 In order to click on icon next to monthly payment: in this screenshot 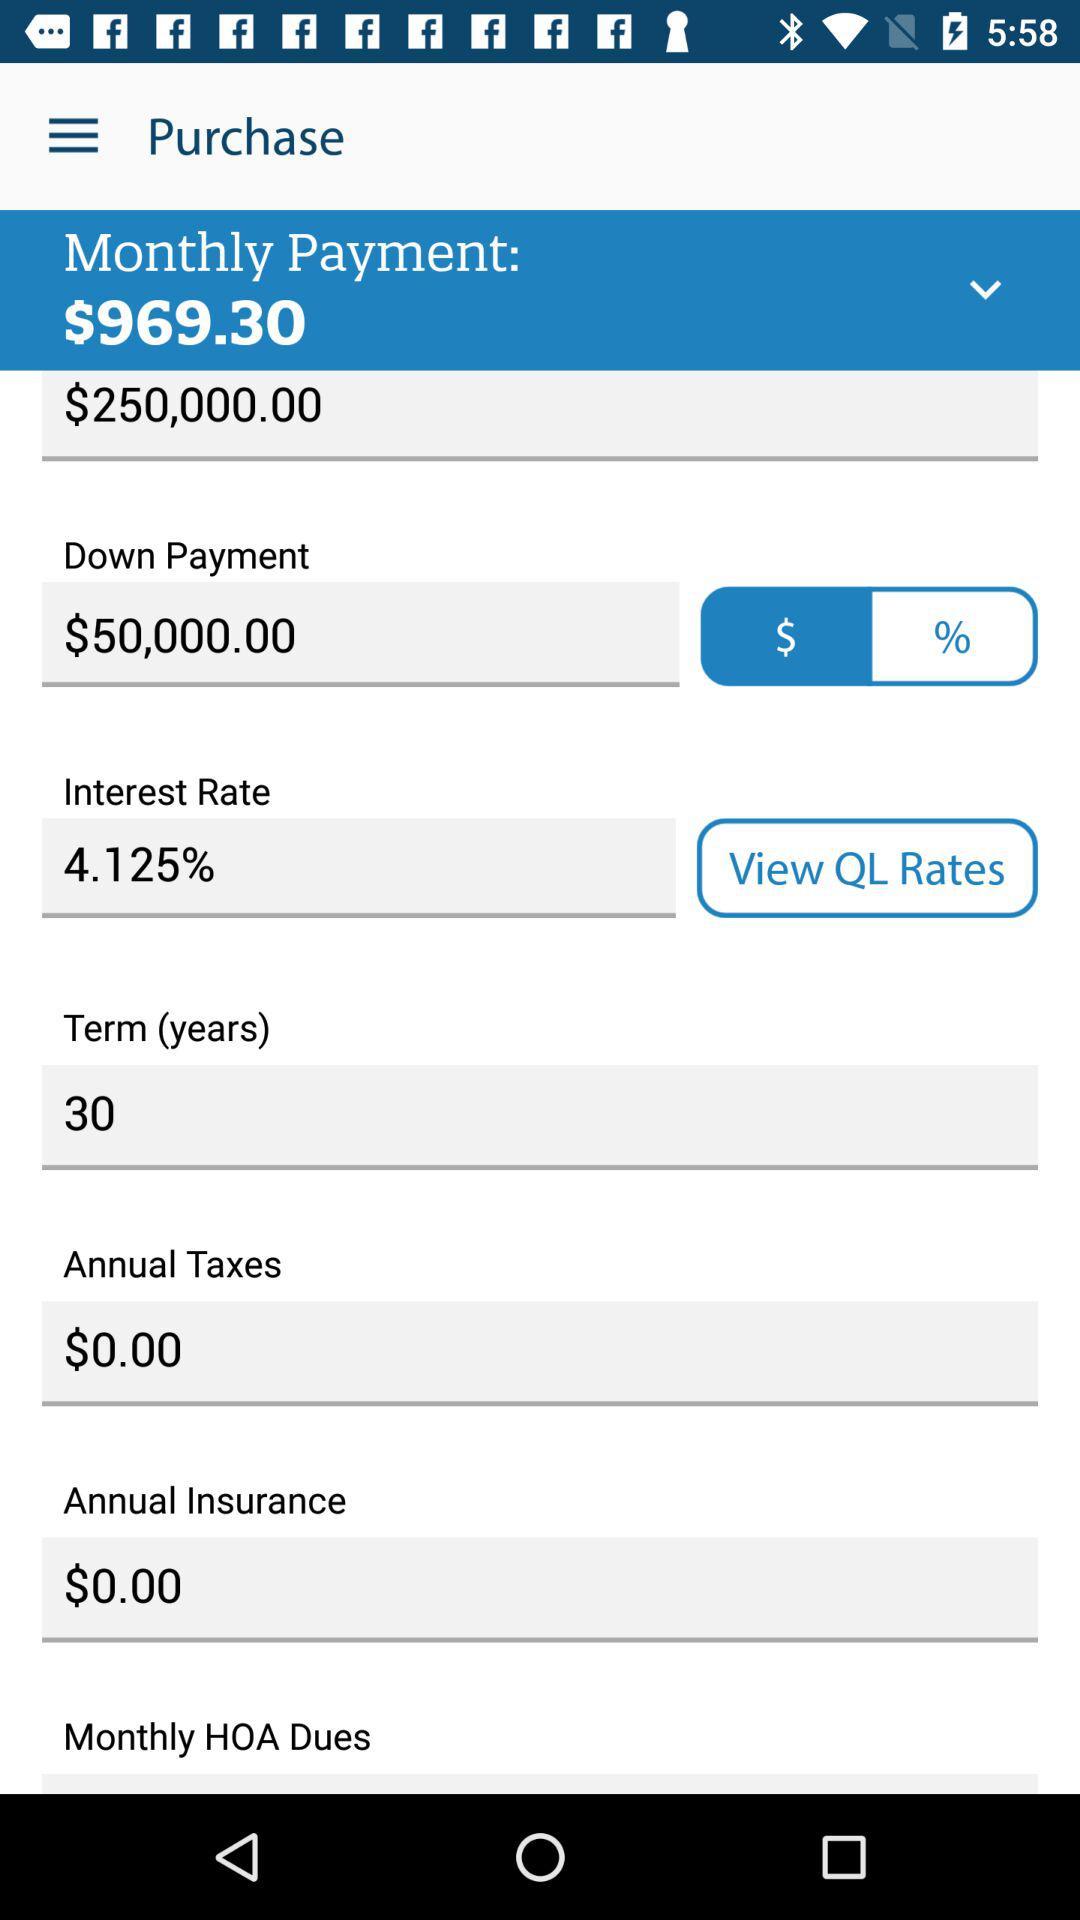, I will do `click(984, 289)`.